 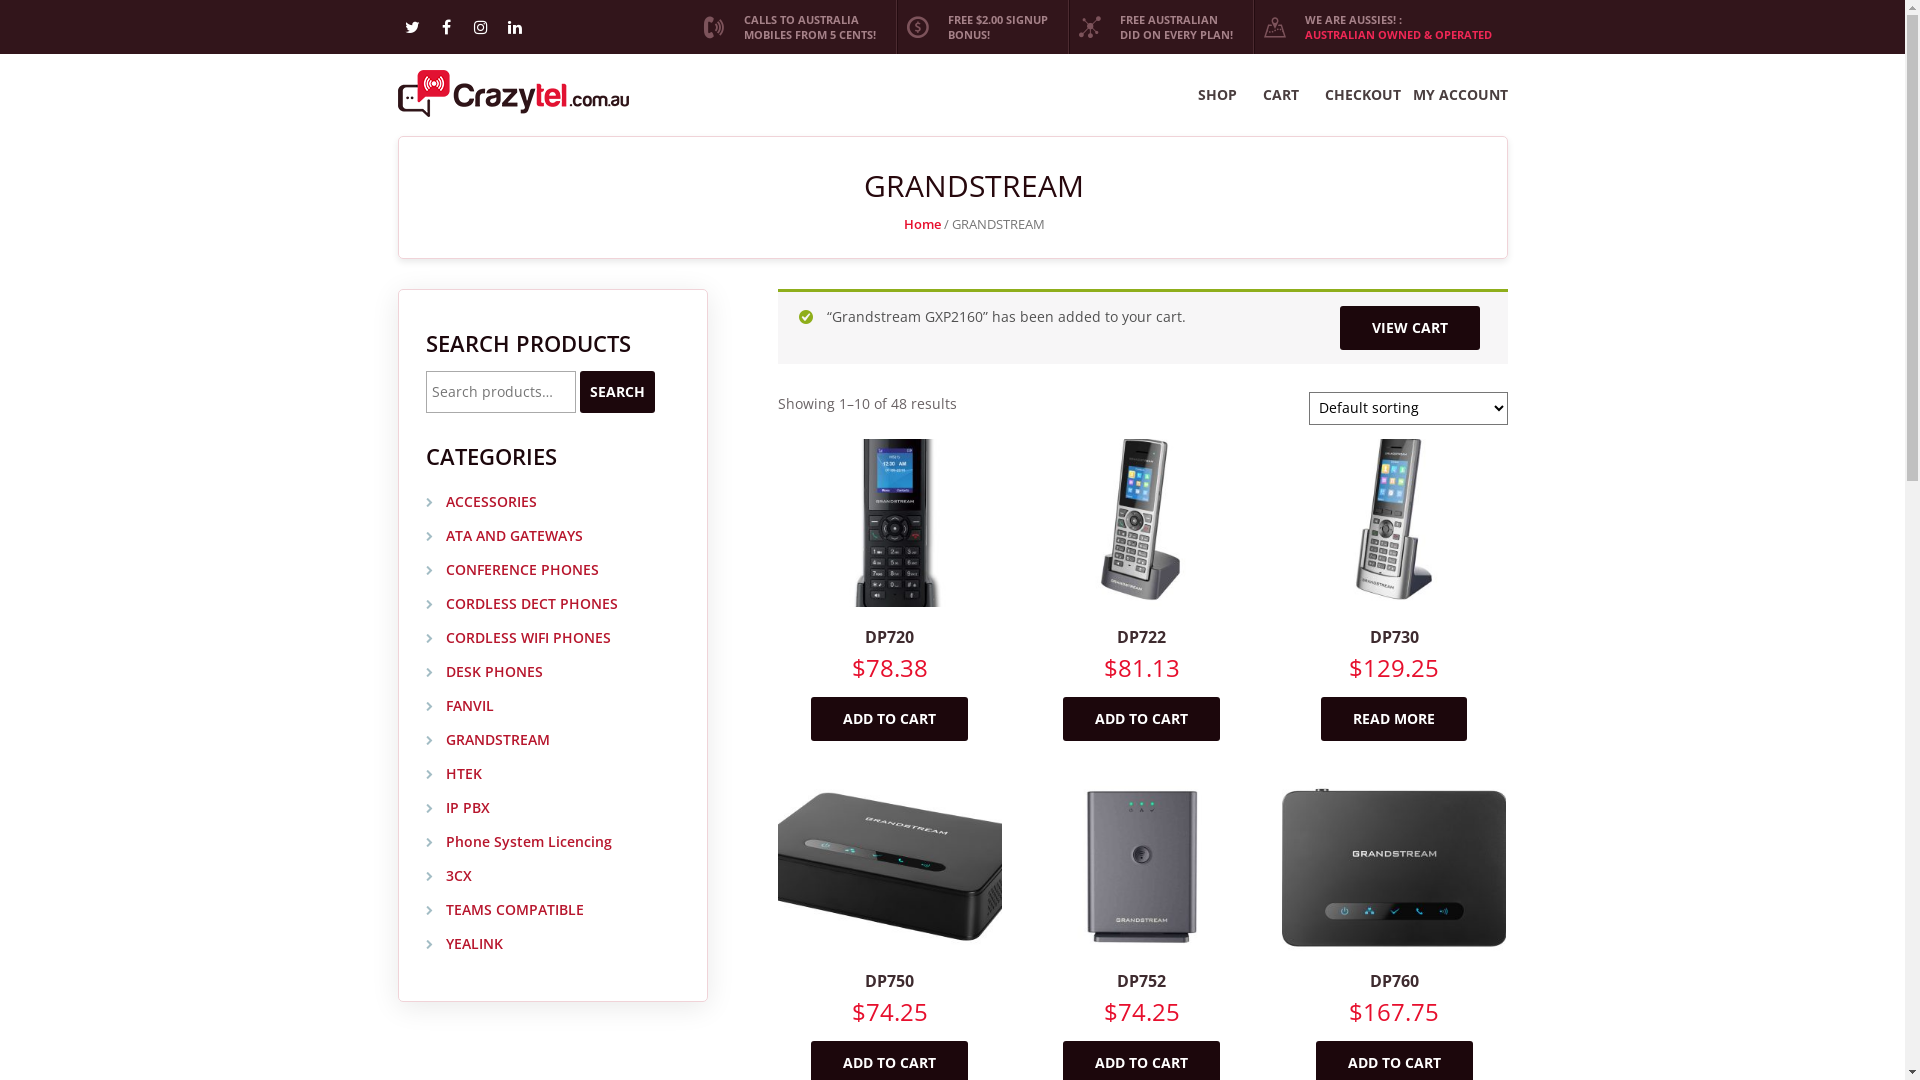 What do you see at coordinates (1392, 717) in the screenshot?
I see `'READ MORE'` at bounding box center [1392, 717].